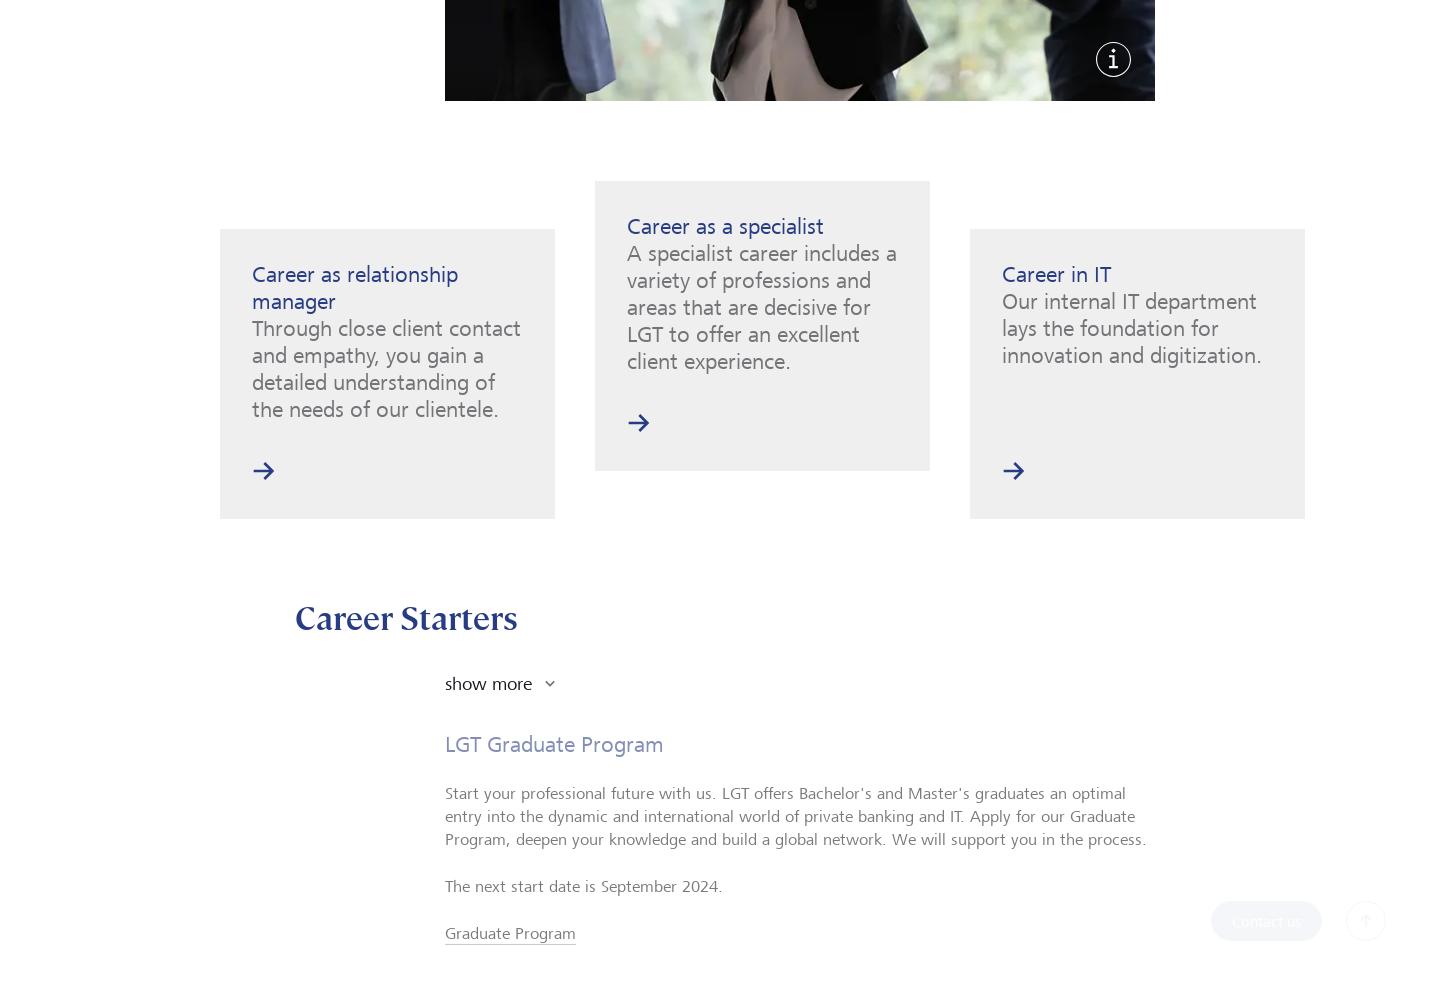 This screenshot has width=1450, height=995. I want to click on 'Graduate Program', so click(510, 952).